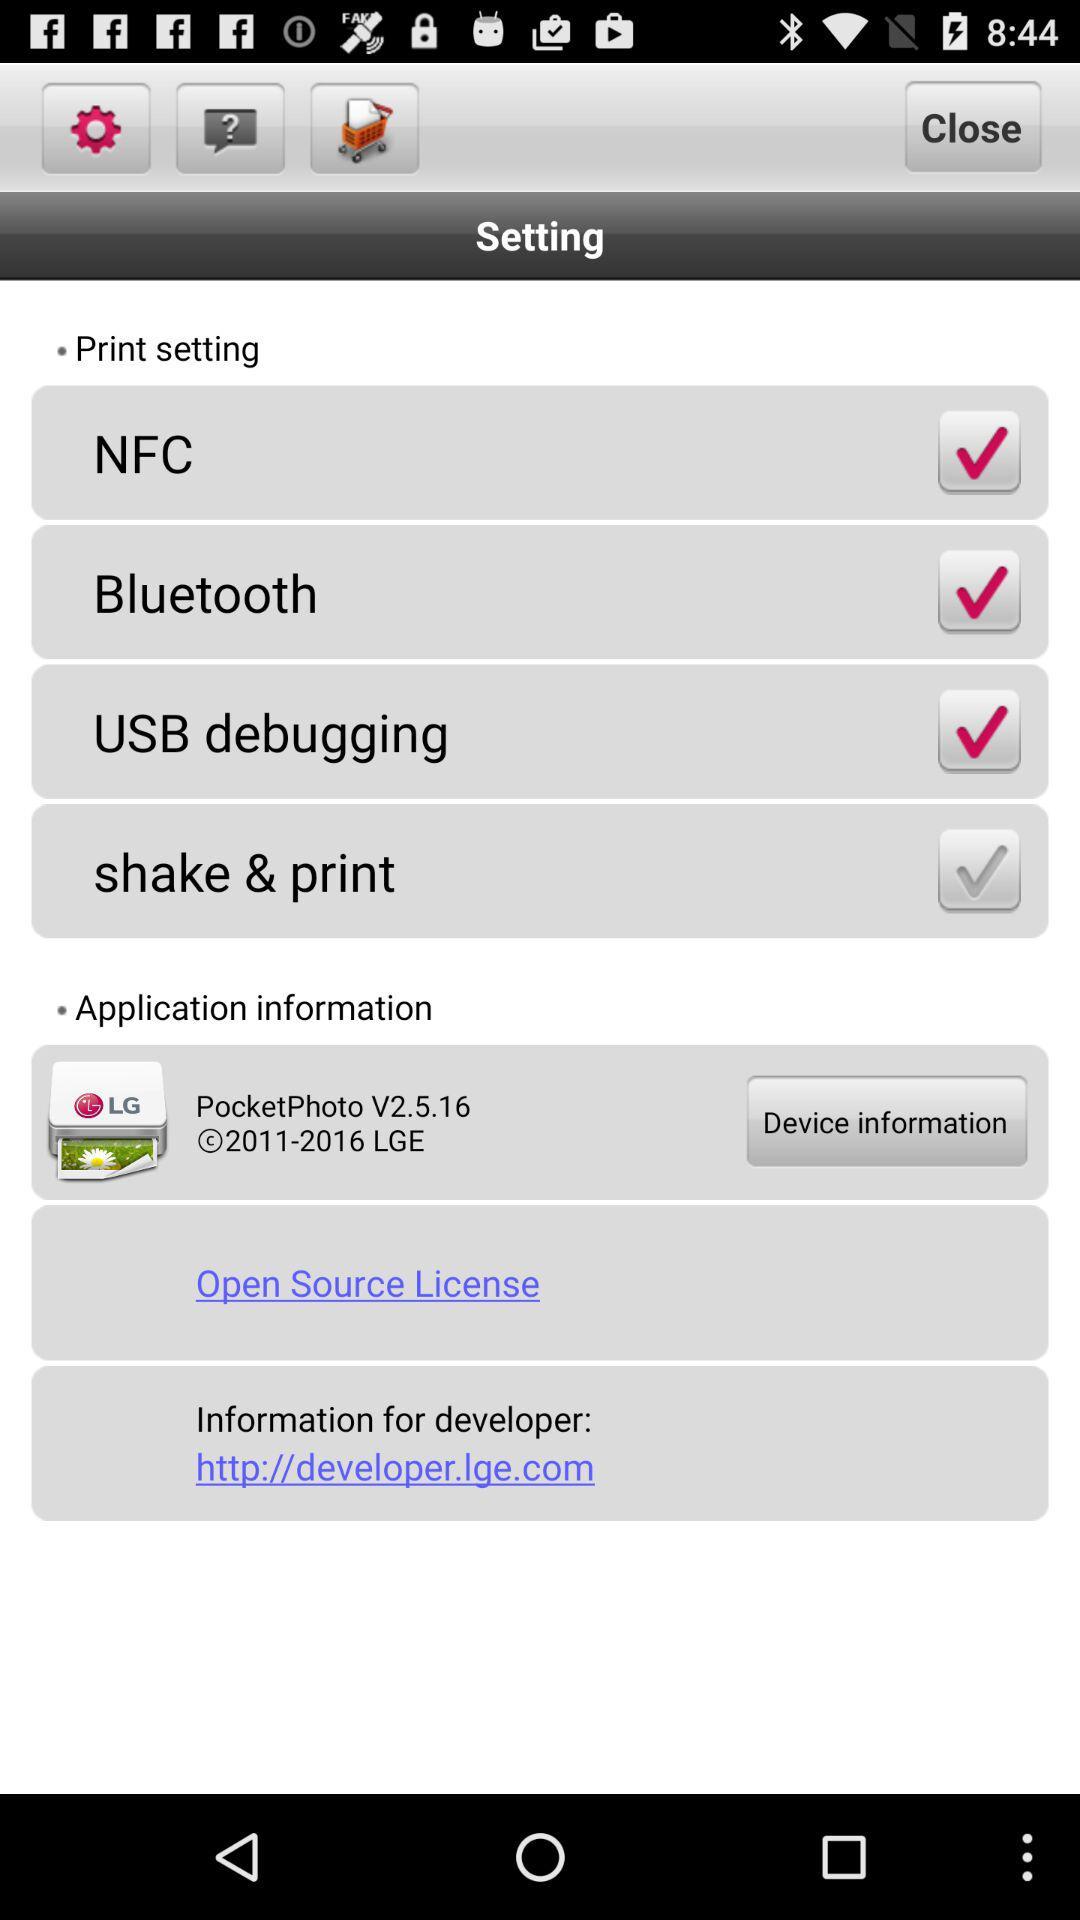 This screenshot has height=1920, width=1080. What do you see at coordinates (362, 126) in the screenshot?
I see `button to the left of close item` at bounding box center [362, 126].